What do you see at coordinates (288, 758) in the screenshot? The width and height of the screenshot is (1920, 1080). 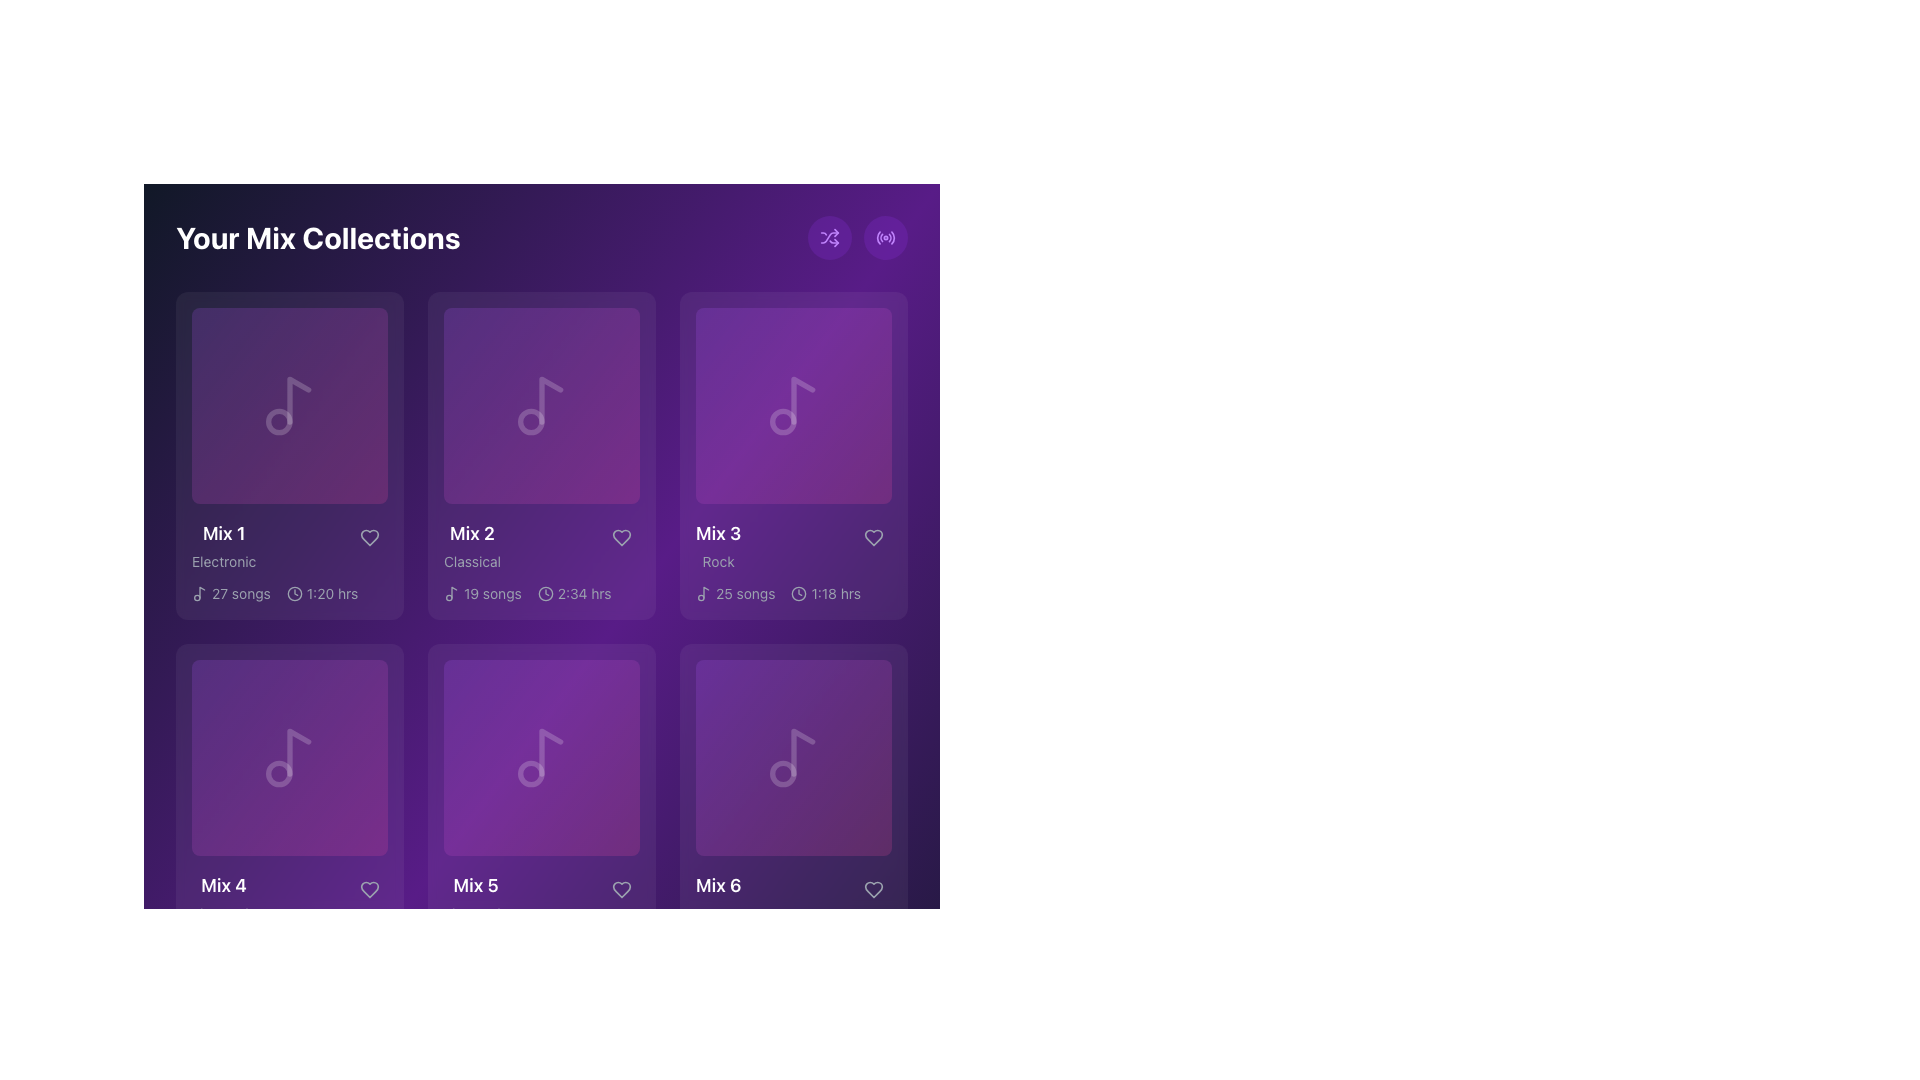 I see `the musical note icon which is a decorative element located in the fourth card labeled 'Mix 4' in the second row, first column of the grid layout under 'Your Mix Collections'` at bounding box center [288, 758].